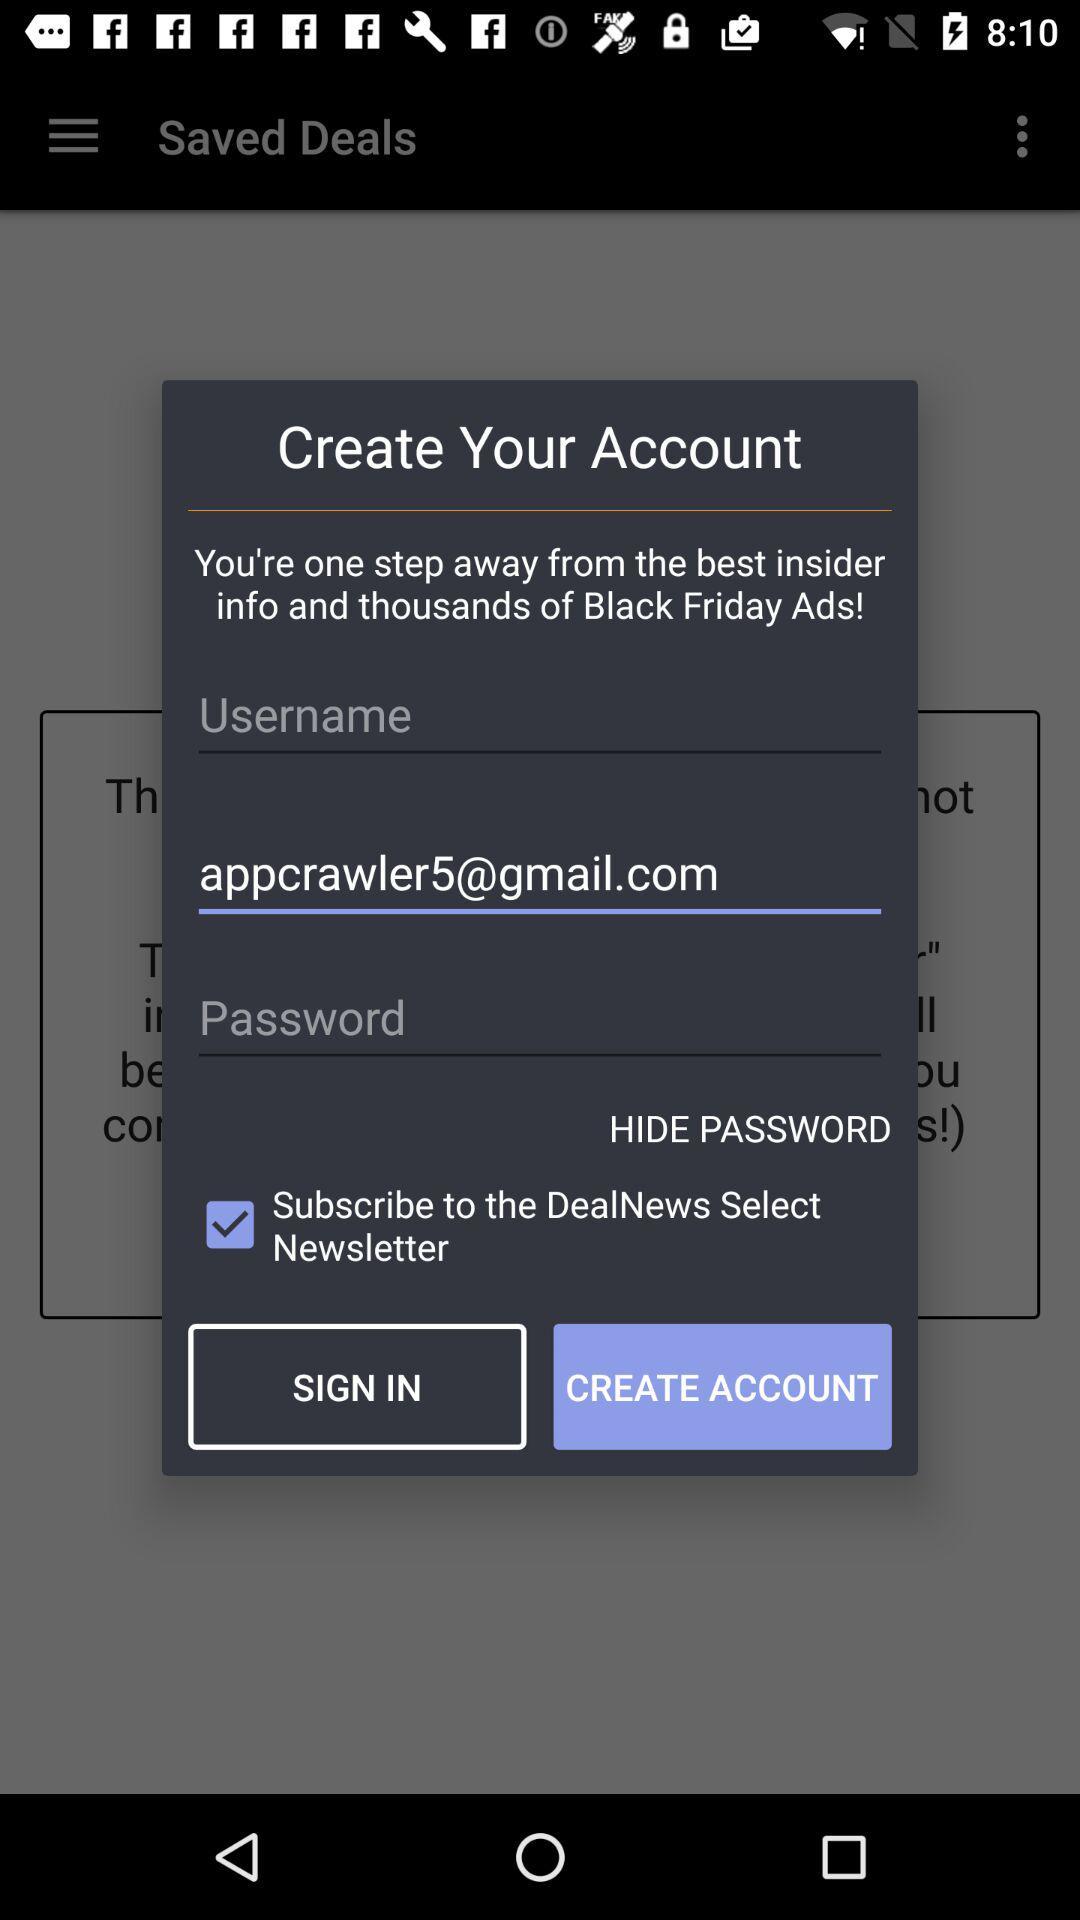 This screenshot has height=1920, width=1080. I want to click on the icon above the appcrawler5@gmail.com icon, so click(540, 714).